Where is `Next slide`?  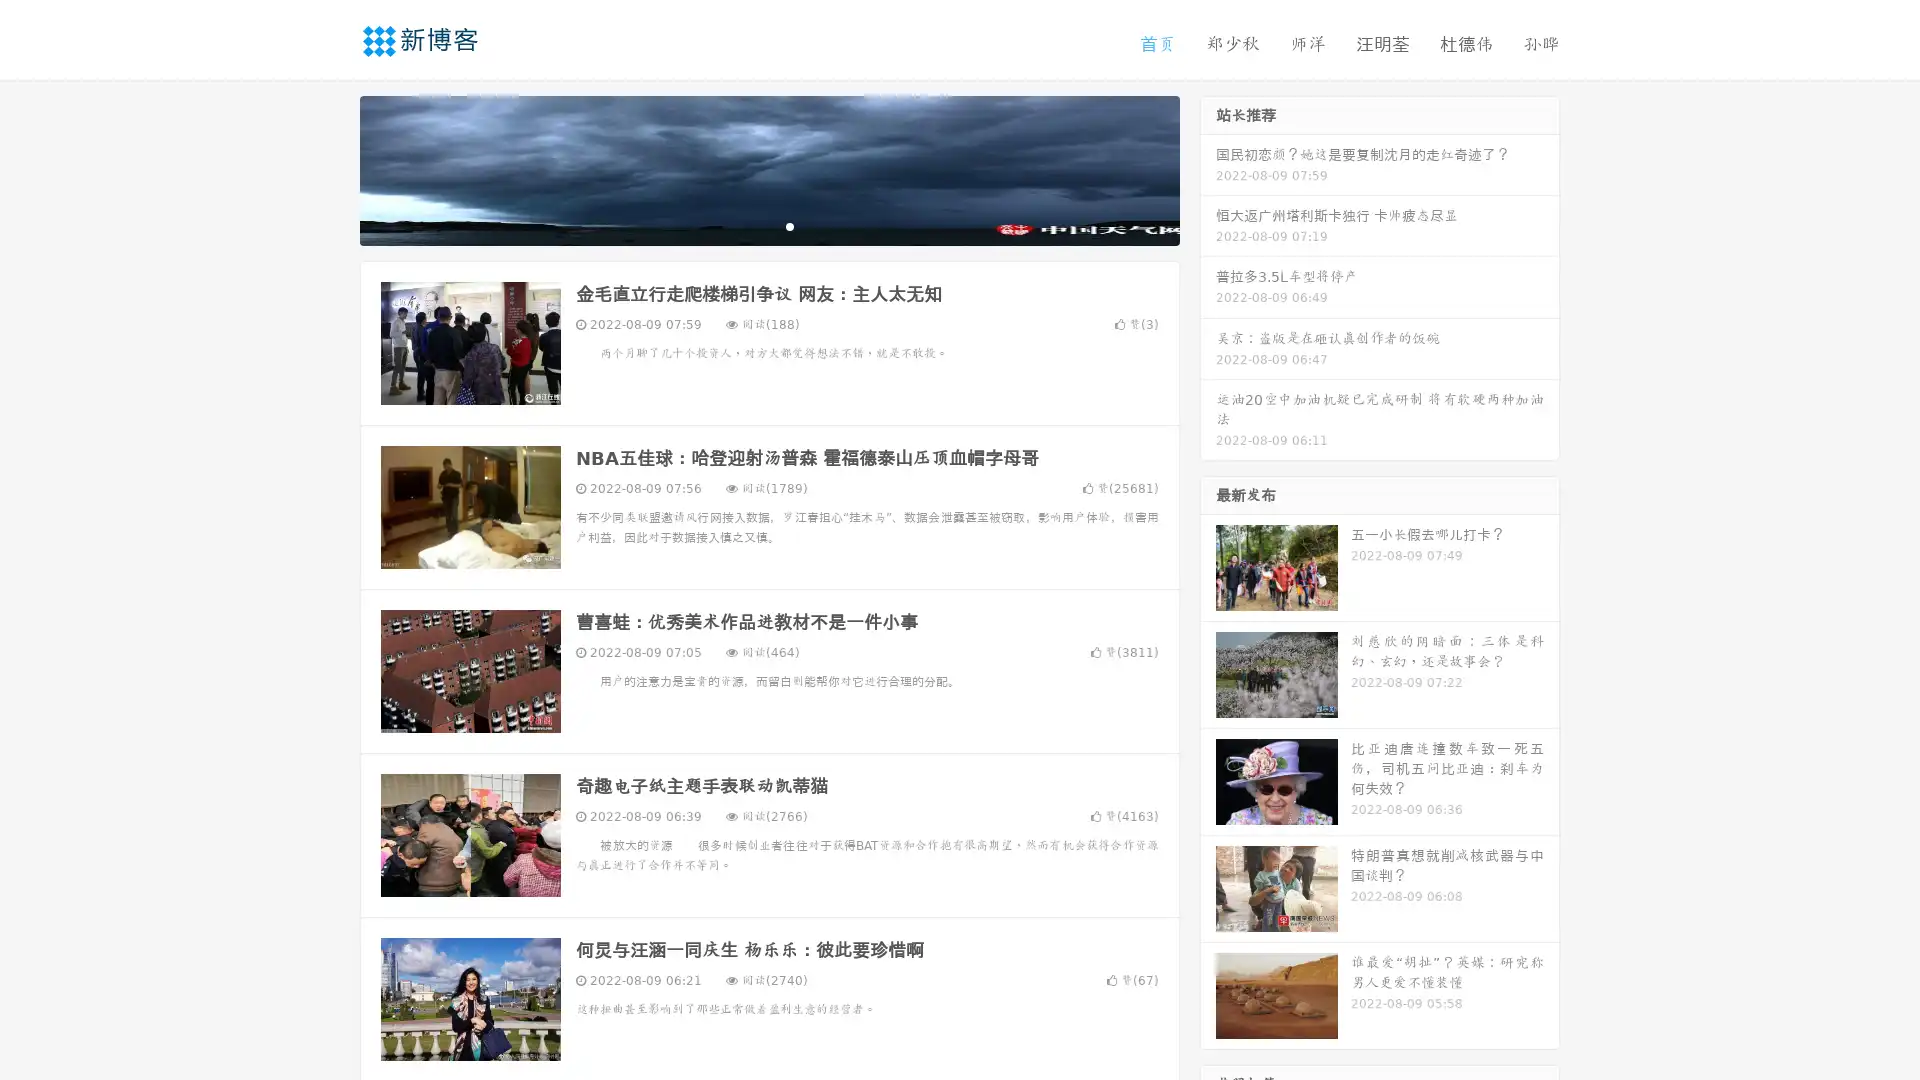
Next slide is located at coordinates (1208, 168).